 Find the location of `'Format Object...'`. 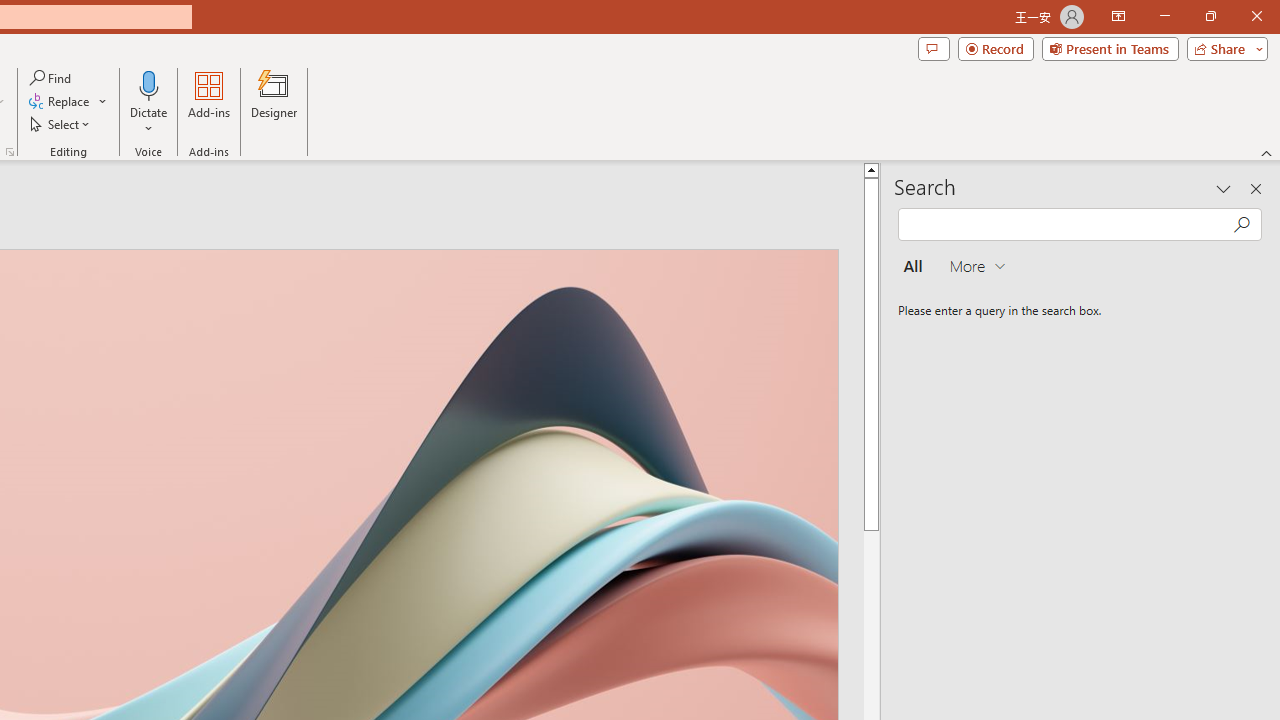

'Format Object...' is located at coordinates (10, 150).